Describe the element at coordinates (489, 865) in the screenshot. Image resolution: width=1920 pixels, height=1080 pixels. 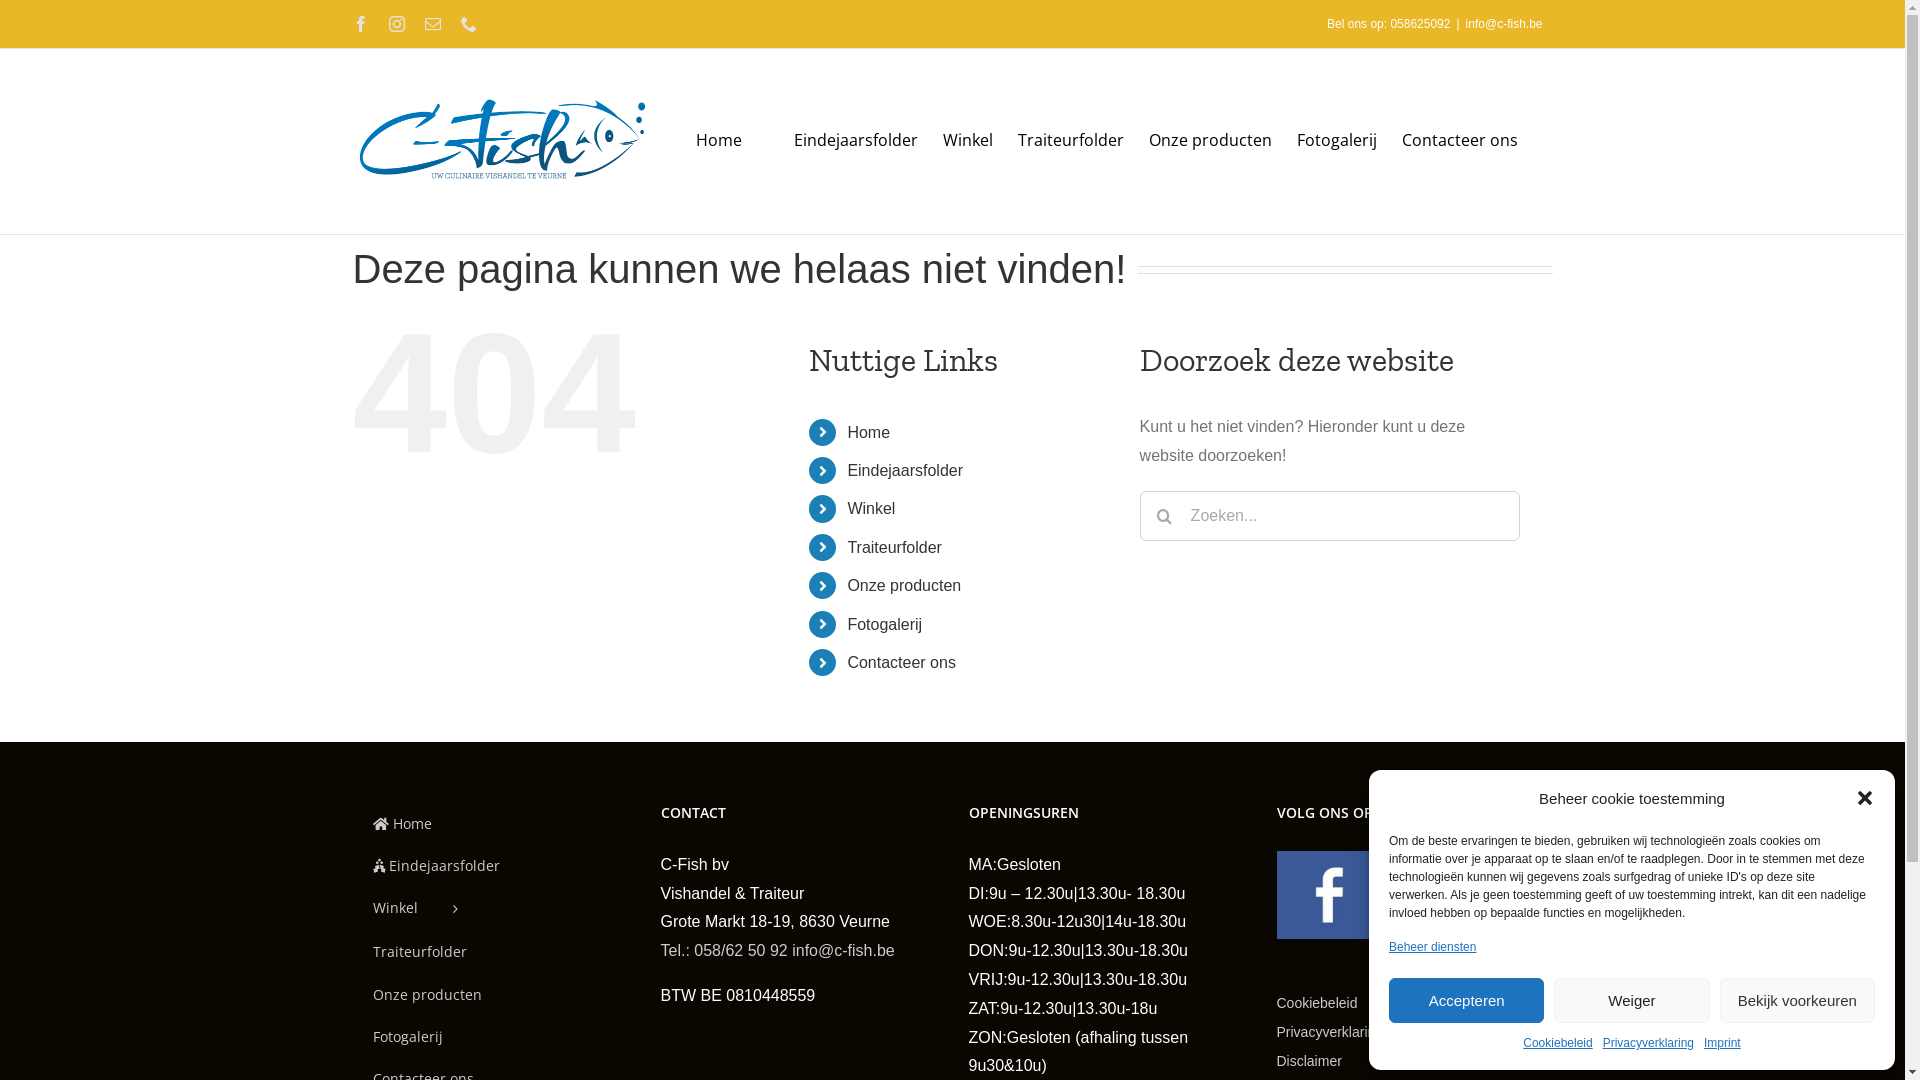
I see `'Eindejaarsfolder'` at that location.